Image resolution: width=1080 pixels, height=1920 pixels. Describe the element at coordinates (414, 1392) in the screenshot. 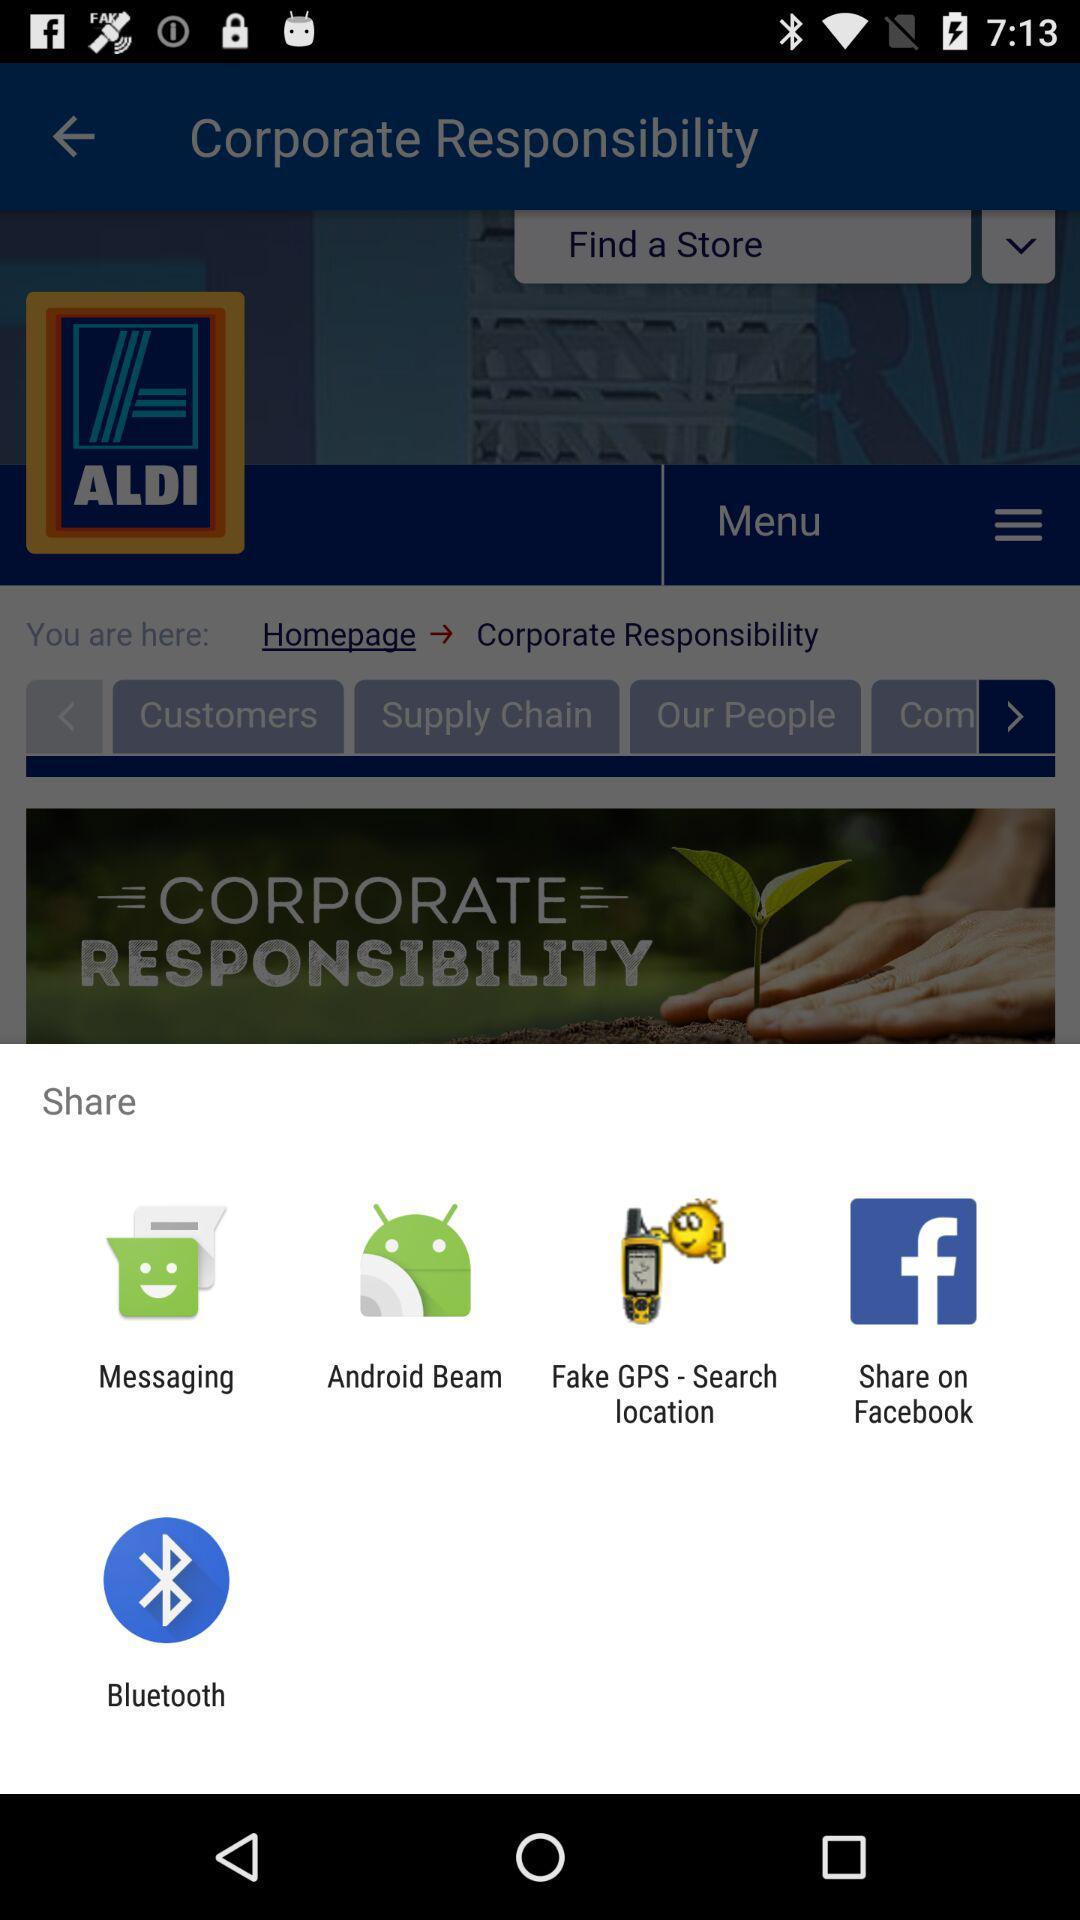

I see `the icon to the right of messaging icon` at that location.